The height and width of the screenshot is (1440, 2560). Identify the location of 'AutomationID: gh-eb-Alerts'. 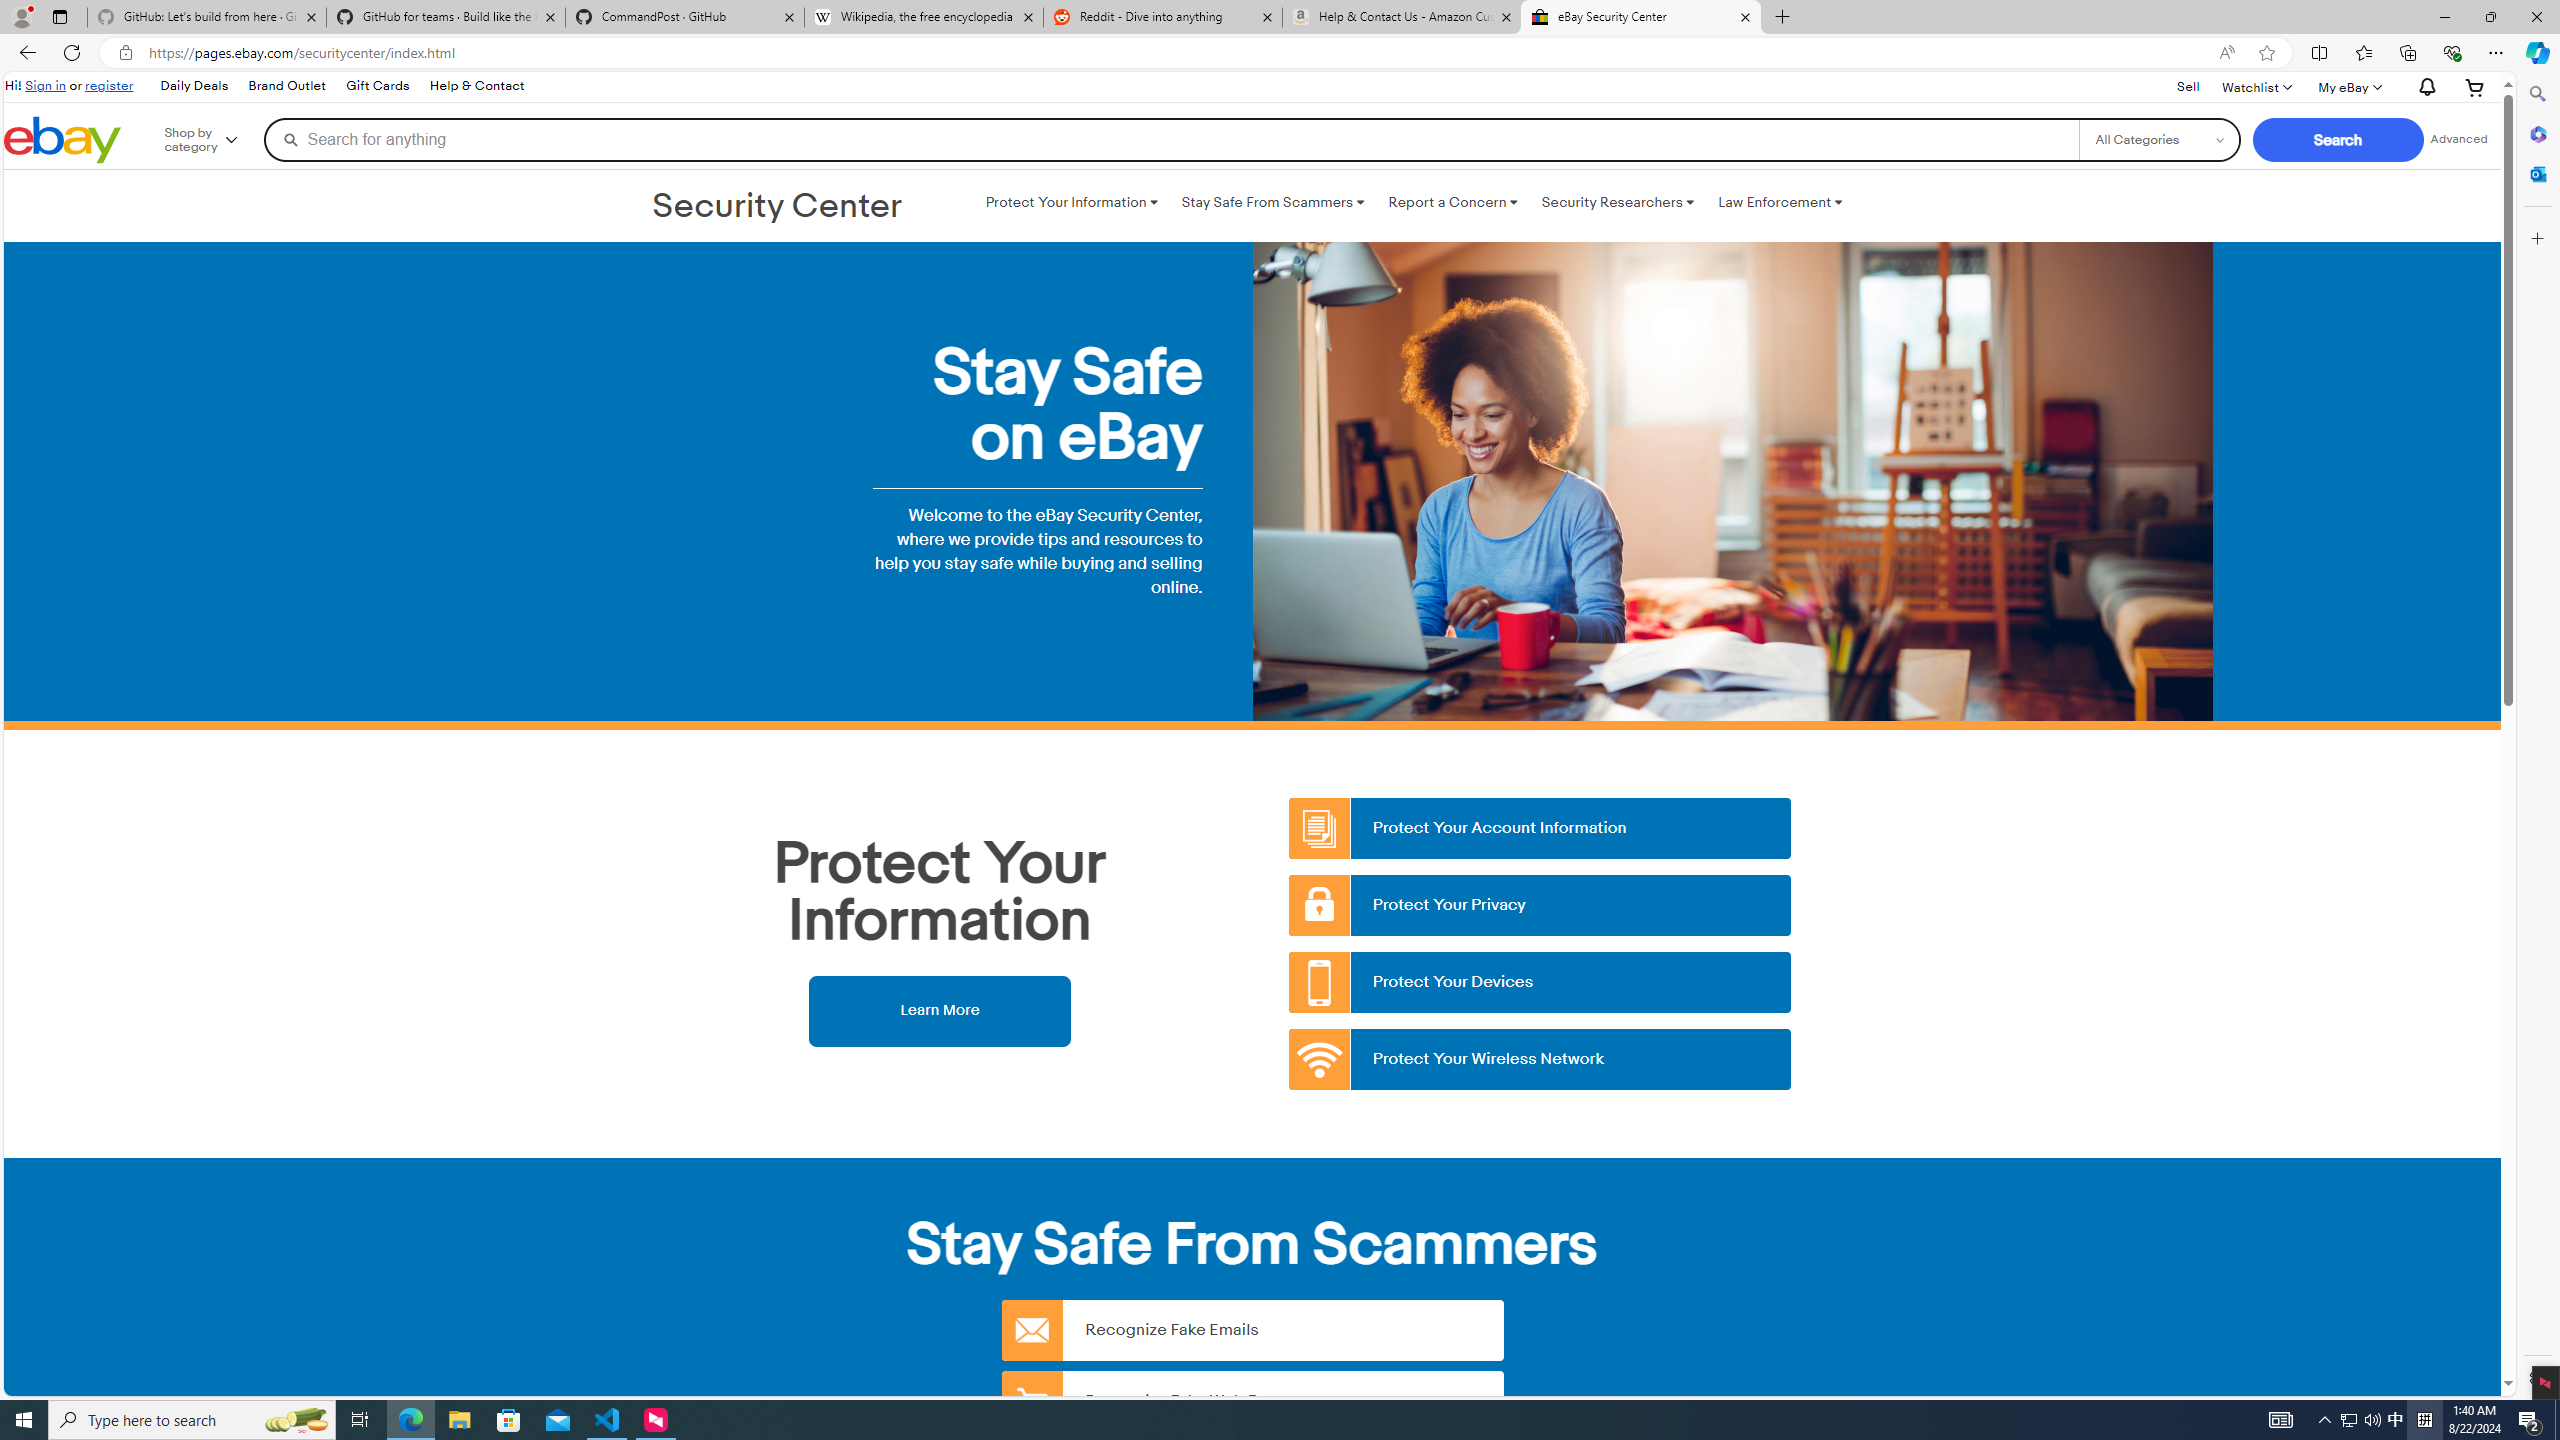
(2424, 87).